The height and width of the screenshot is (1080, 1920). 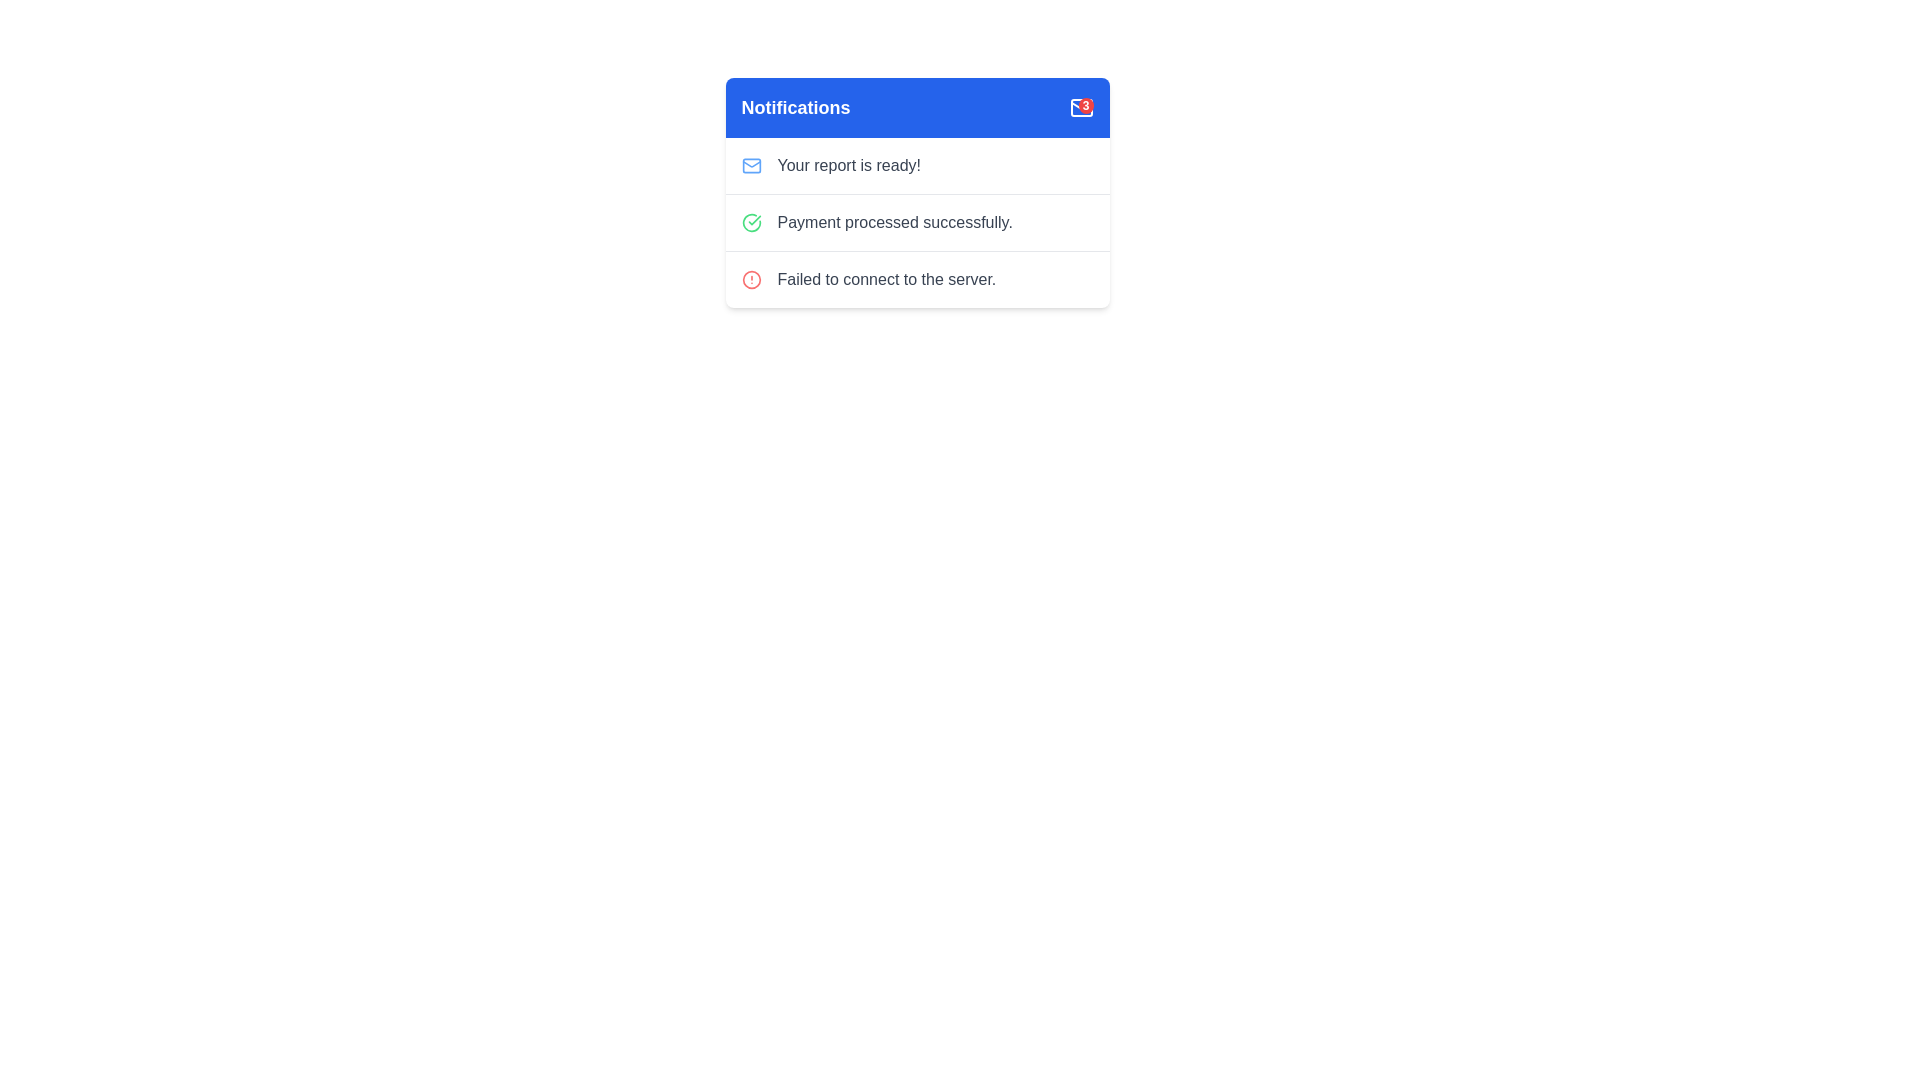 What do you see at coordinates (750, 223) in the screenshot?
I see `the green circular icon with a checkmark inside, which indicates confirmation of a successful action, located to the left of the text 'Payment processed successfully.'` at bounding box center [750, 223].